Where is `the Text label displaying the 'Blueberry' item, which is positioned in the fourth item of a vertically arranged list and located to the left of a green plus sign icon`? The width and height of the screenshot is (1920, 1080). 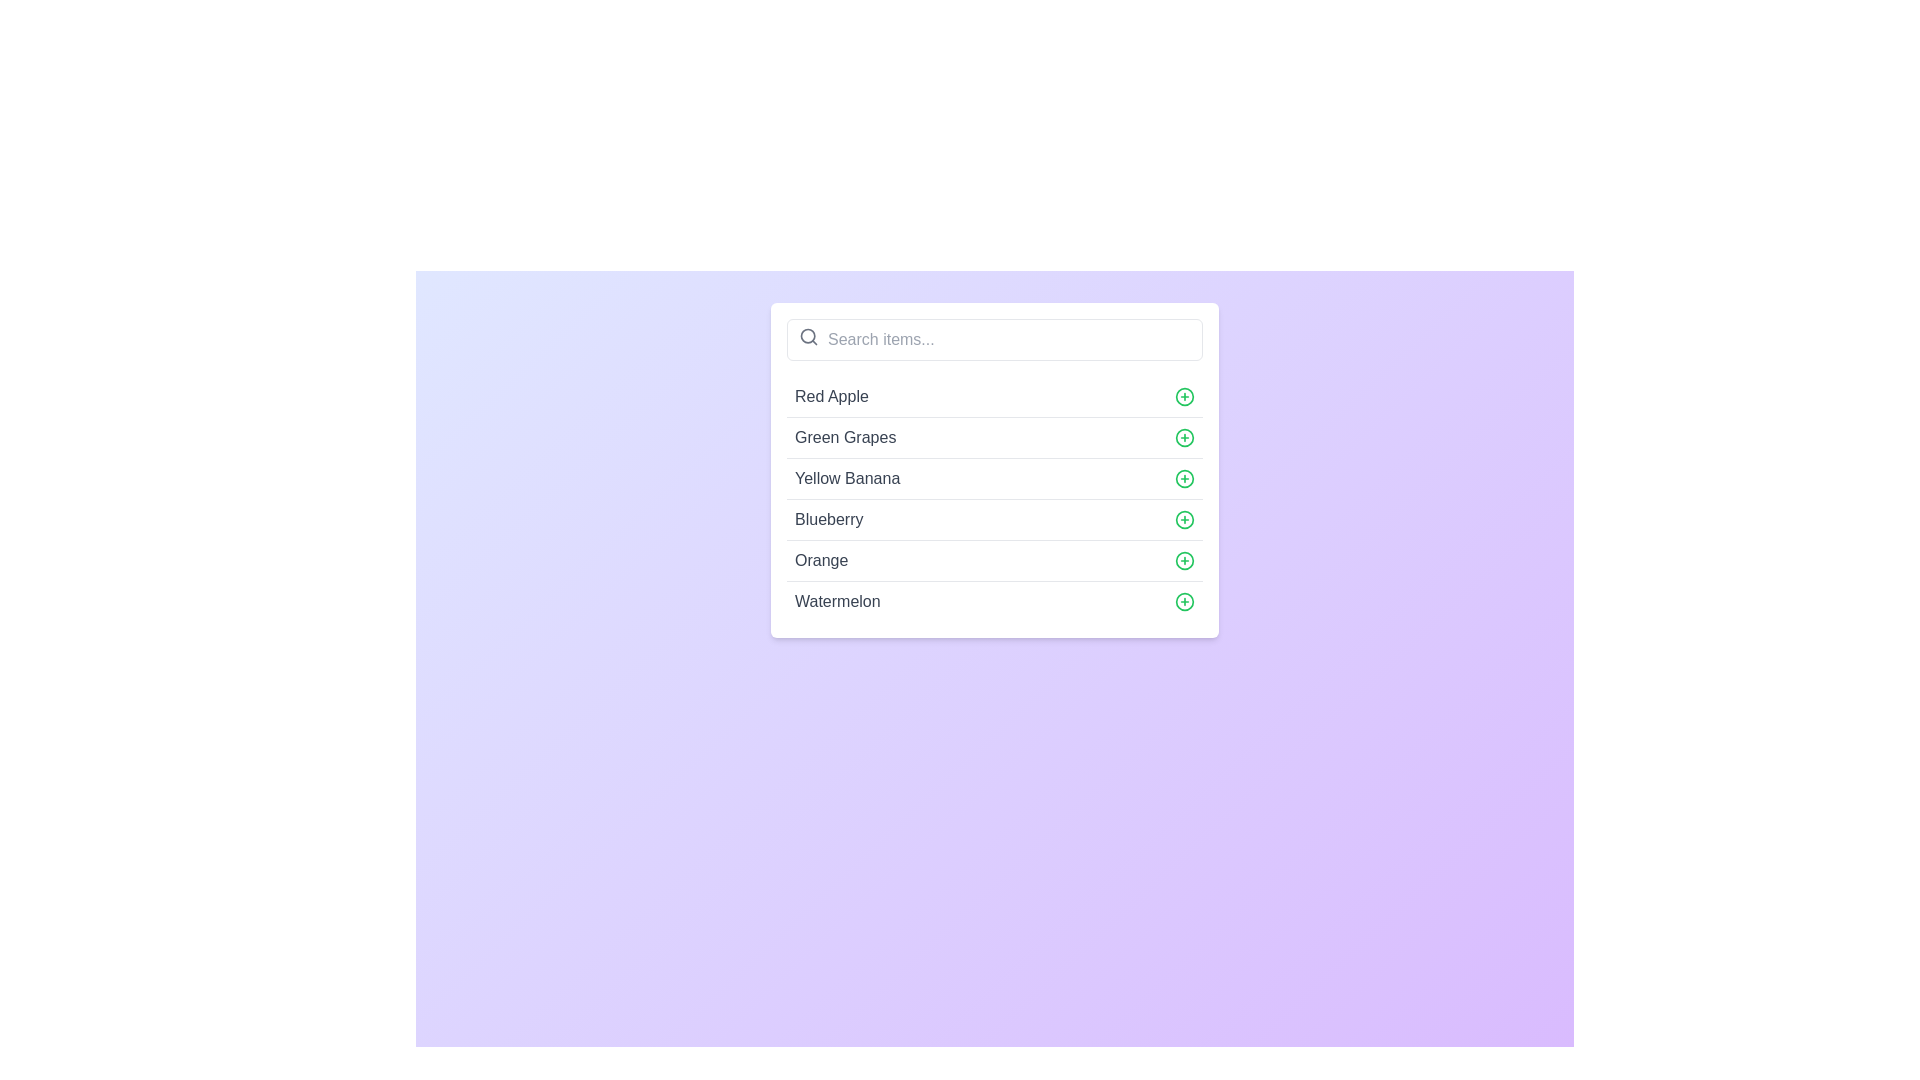
the Text label displaying the 'Blueberry' item, which is positioned in the fourth item of a vertically arranged list and located to the left of a green plus sign icon is located at coordinates (829, 519).